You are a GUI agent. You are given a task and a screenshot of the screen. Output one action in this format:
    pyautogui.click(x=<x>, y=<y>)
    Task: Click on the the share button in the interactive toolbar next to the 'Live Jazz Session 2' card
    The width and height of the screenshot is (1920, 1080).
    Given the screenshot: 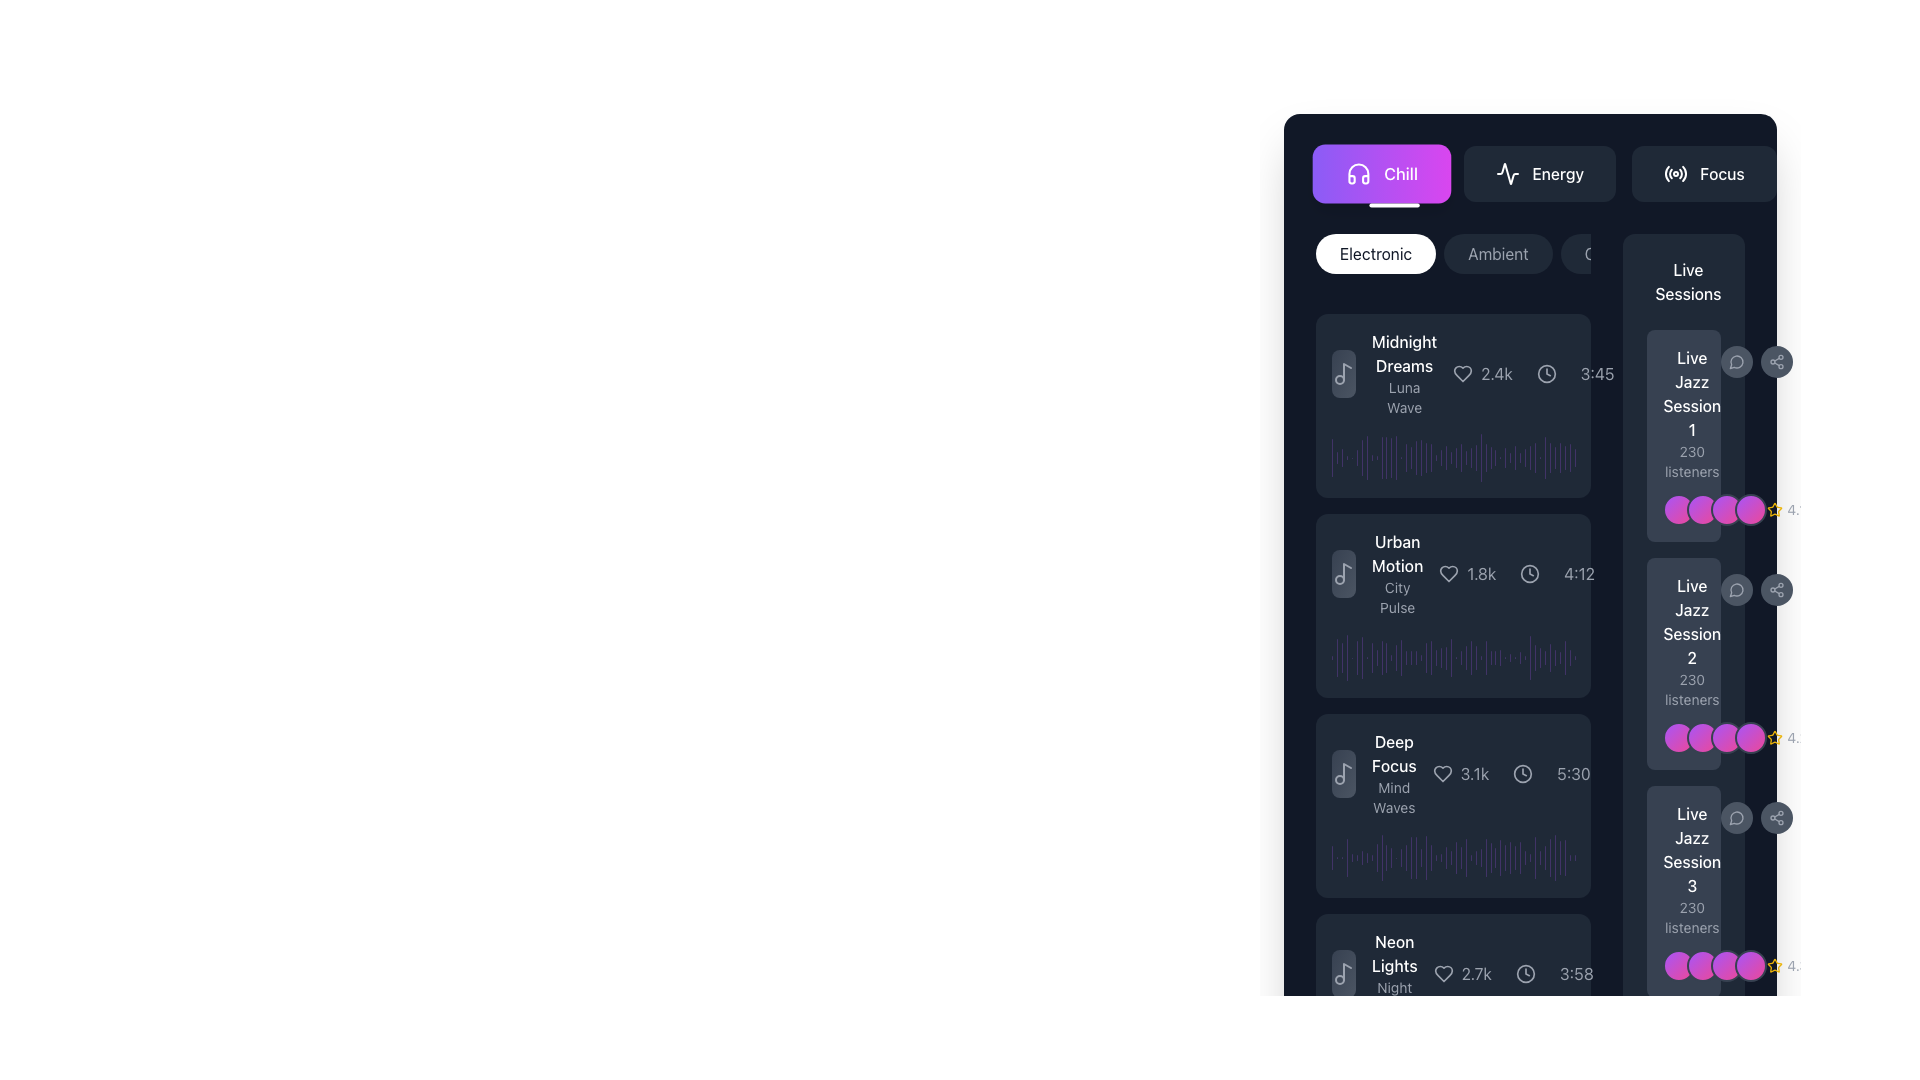 What is the action you would take?
    pyautogui.click(x=1756, y=589)
    